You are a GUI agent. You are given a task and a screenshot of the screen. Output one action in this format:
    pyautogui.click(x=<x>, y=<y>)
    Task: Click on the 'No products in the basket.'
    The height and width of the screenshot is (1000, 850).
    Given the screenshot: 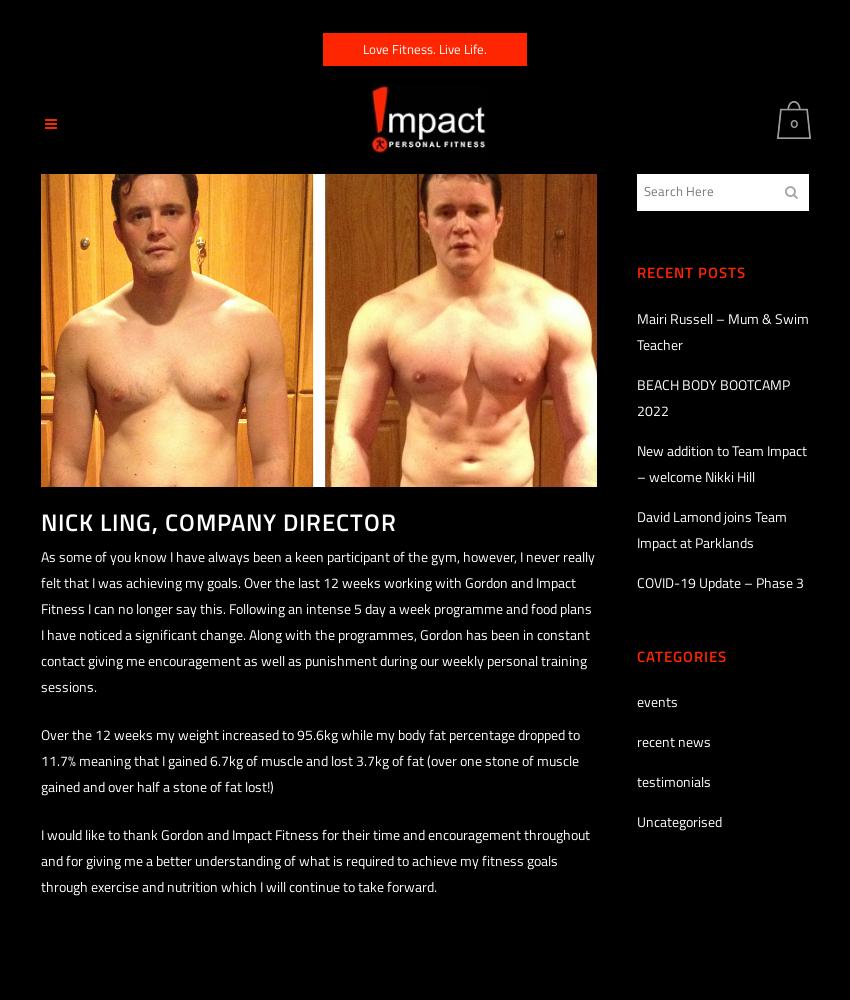 What is the action you would take?
    pyautogui.click(x=670, y=205)
    